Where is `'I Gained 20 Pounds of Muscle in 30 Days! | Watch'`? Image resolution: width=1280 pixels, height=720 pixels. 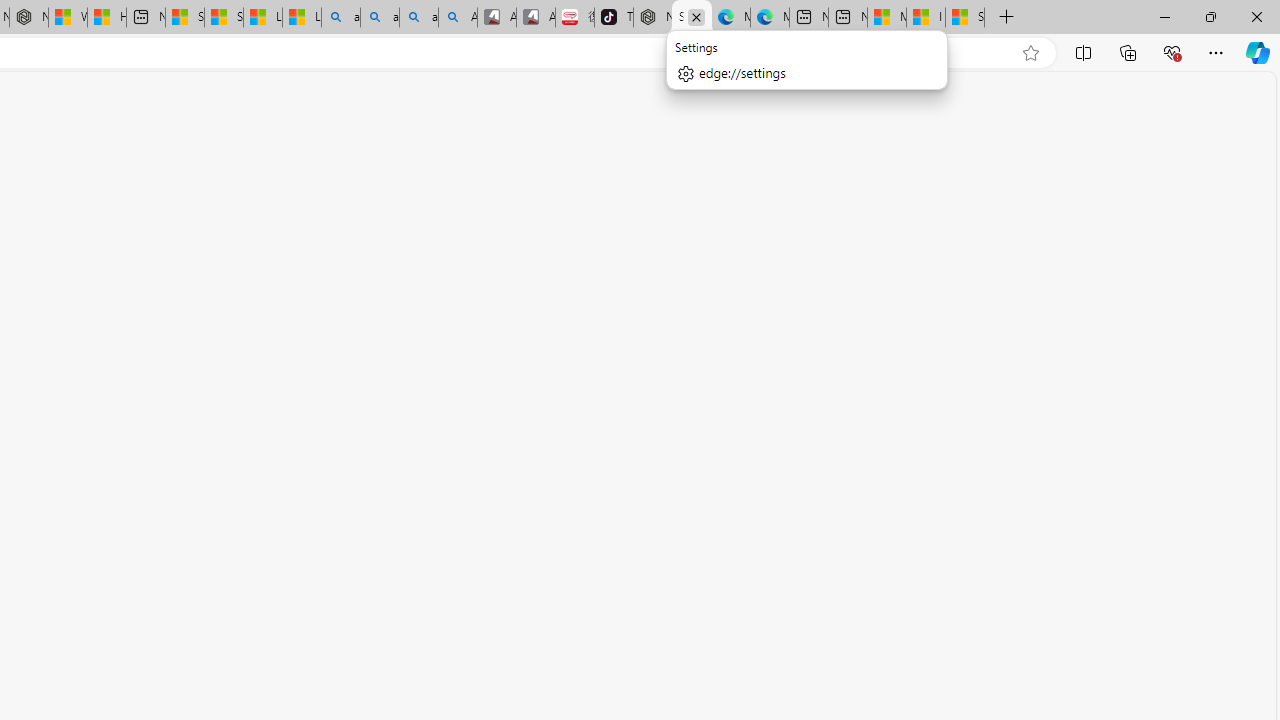 'I Gained 20 Pounds of Muscle in 30 Days! | Watch' is located at coordinates (925, 17).